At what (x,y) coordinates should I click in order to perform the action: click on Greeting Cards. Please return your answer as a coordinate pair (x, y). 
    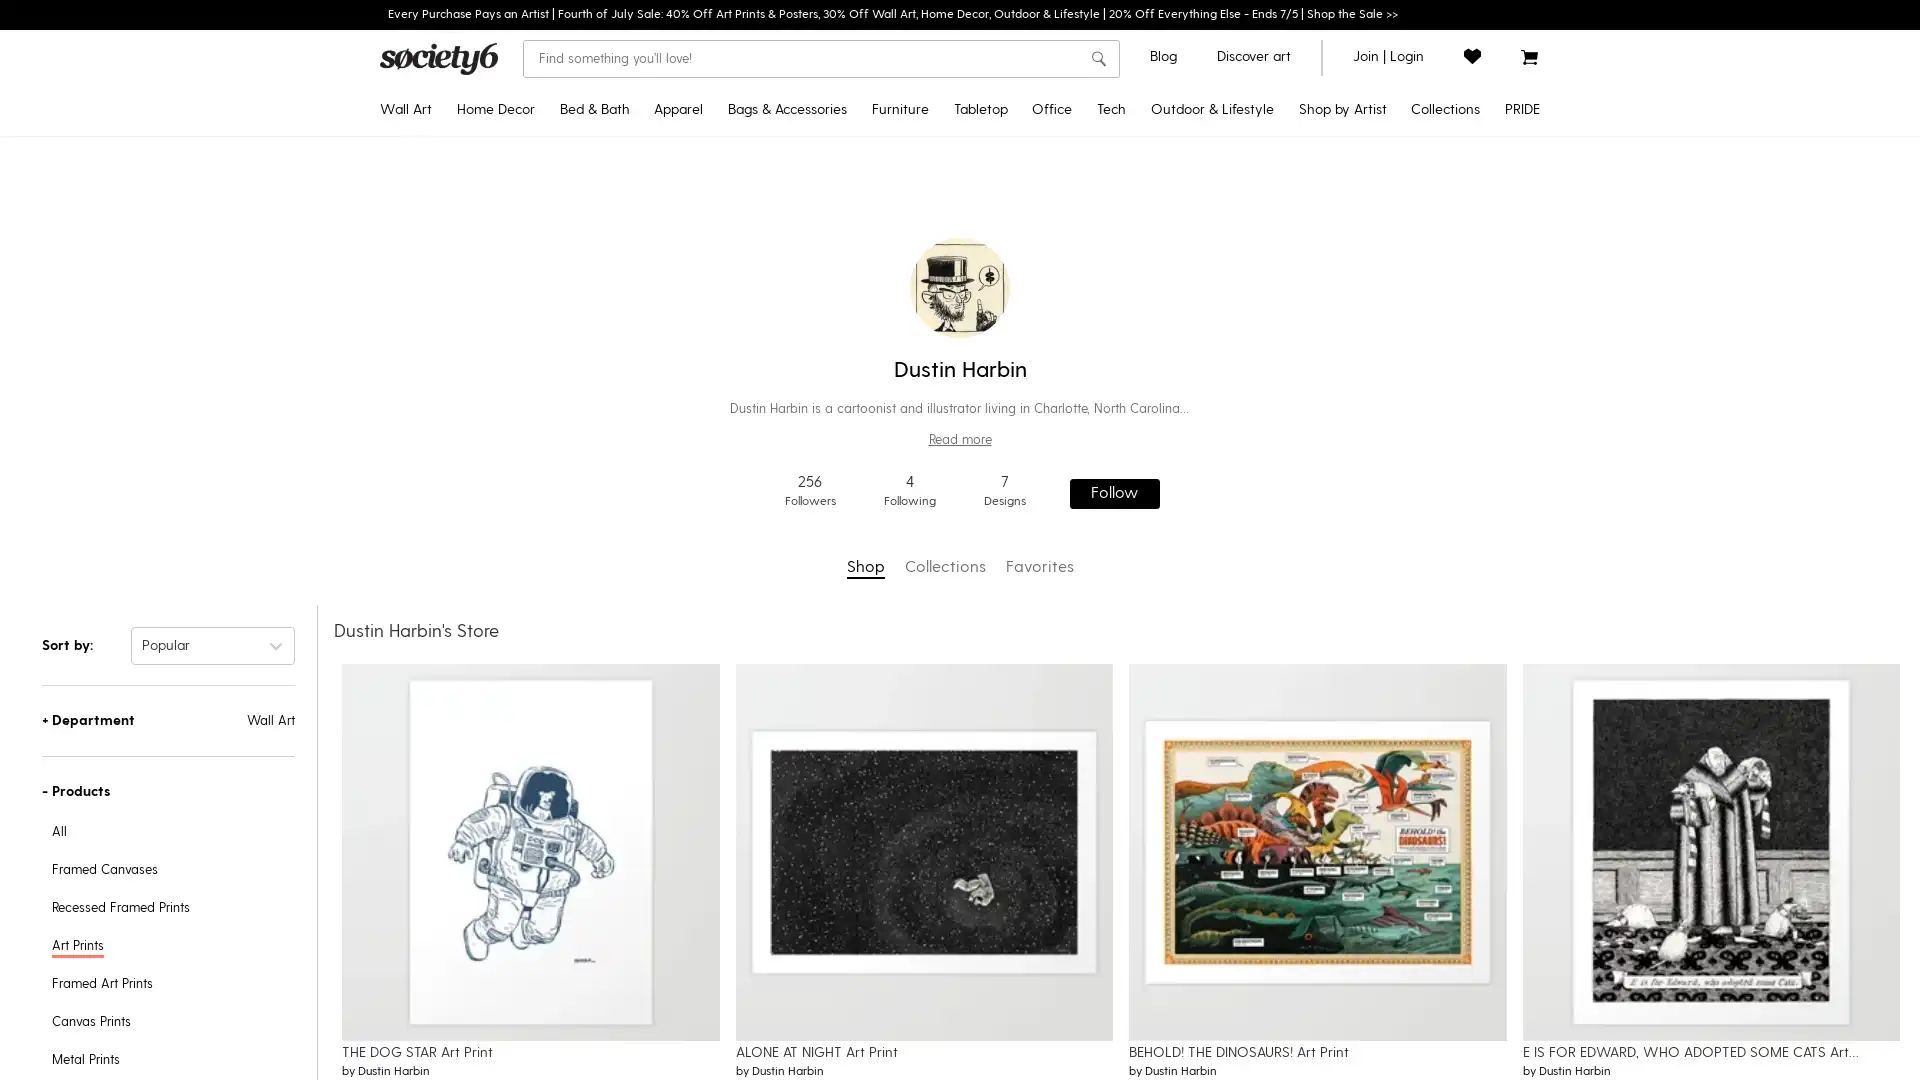
    Looking at the image, I should click on (1101, 451).